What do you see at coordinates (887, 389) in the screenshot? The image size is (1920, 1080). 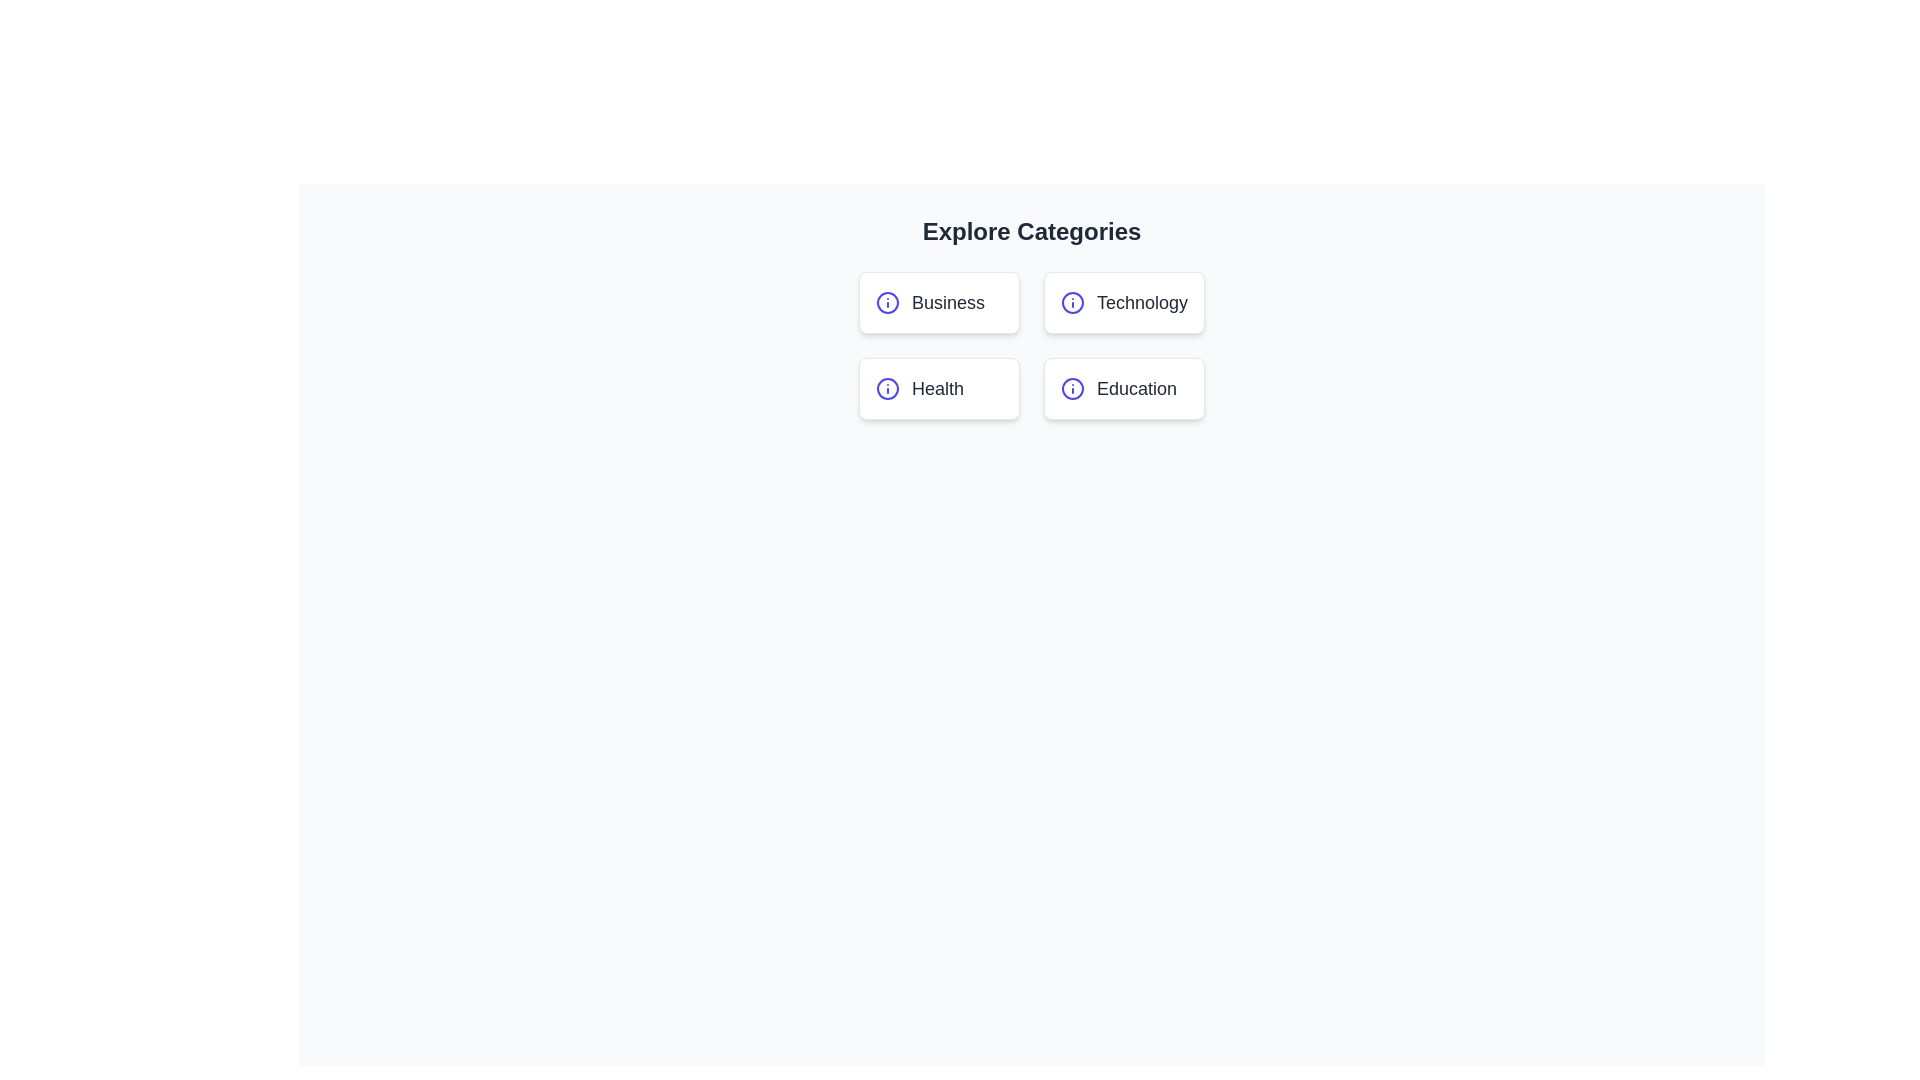 I see `the information icon located in the lower left quadrant of the grid layout` at bounding box center [887, 389].